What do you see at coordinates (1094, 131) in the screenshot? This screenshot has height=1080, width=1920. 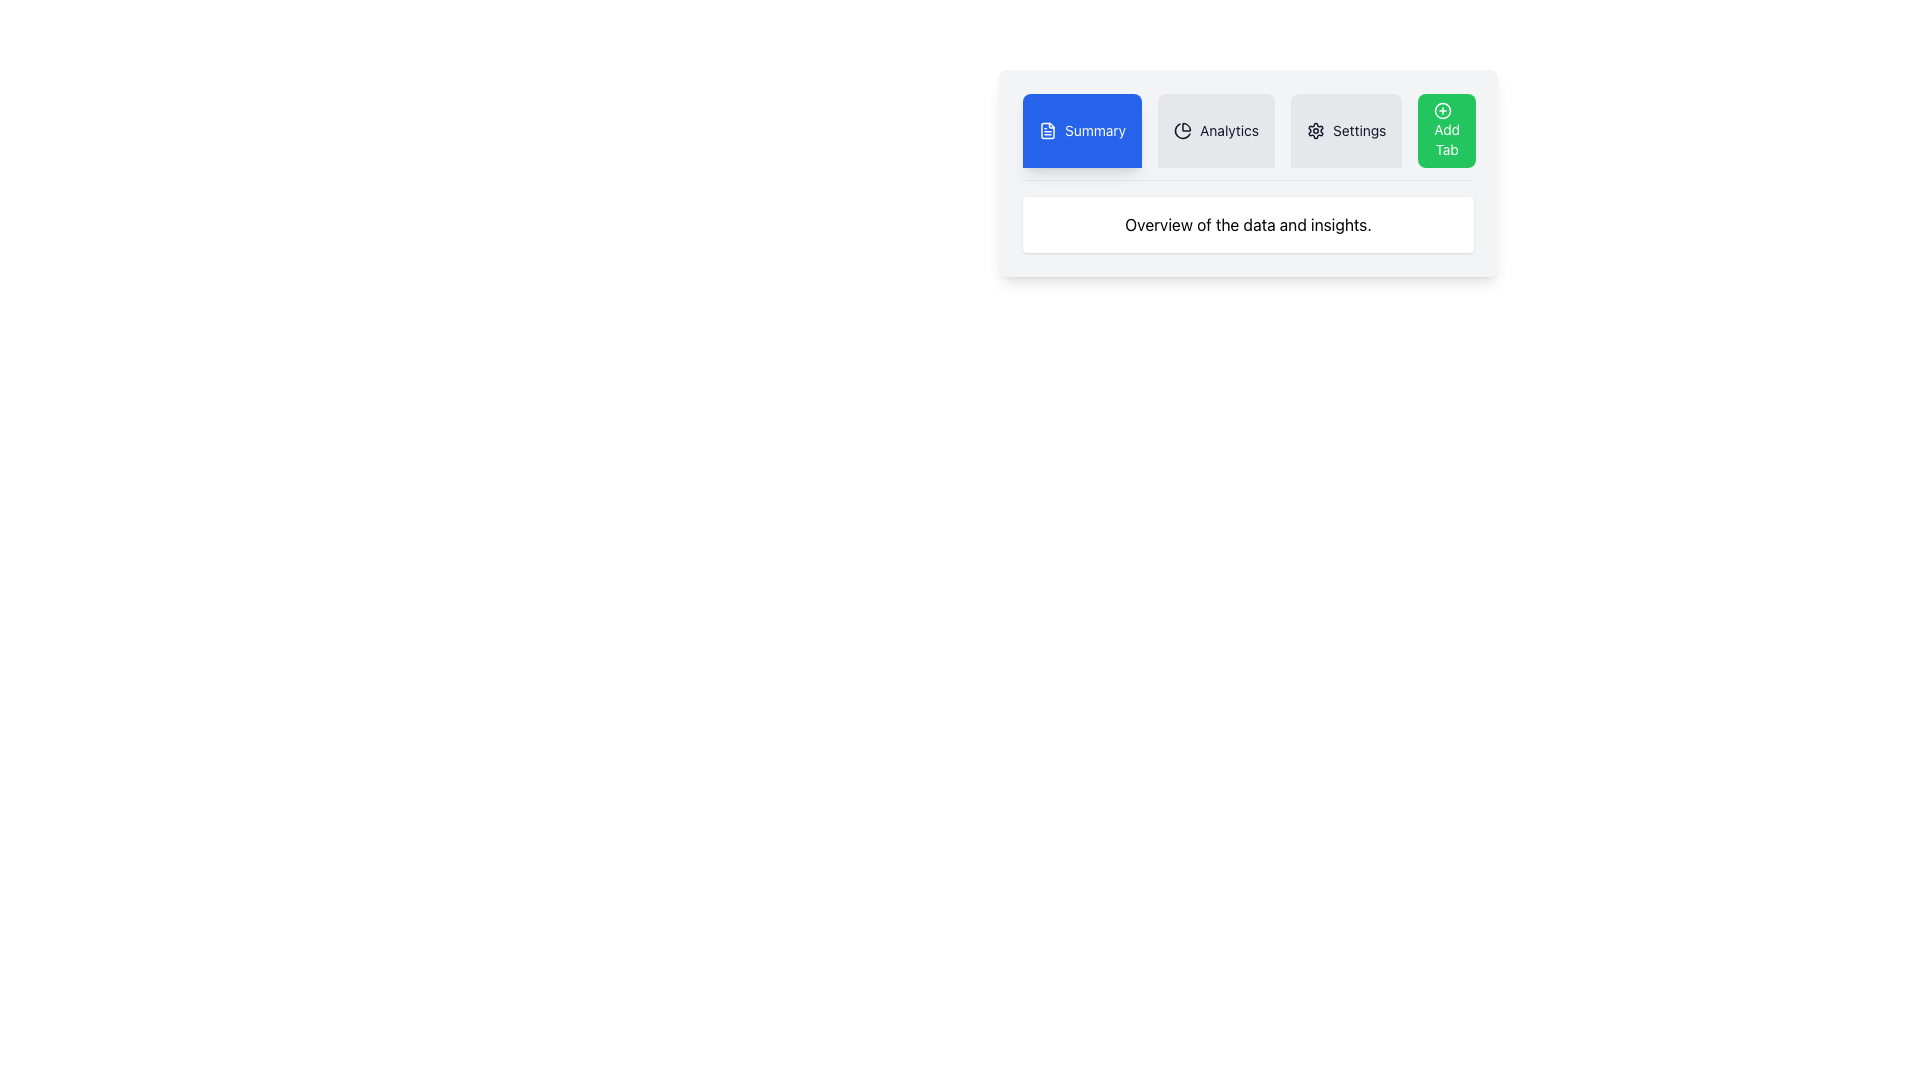 I see `the 'Summary' button, which displays the text in white font on a blue rectangular background` at bounding box center [1094, 131].